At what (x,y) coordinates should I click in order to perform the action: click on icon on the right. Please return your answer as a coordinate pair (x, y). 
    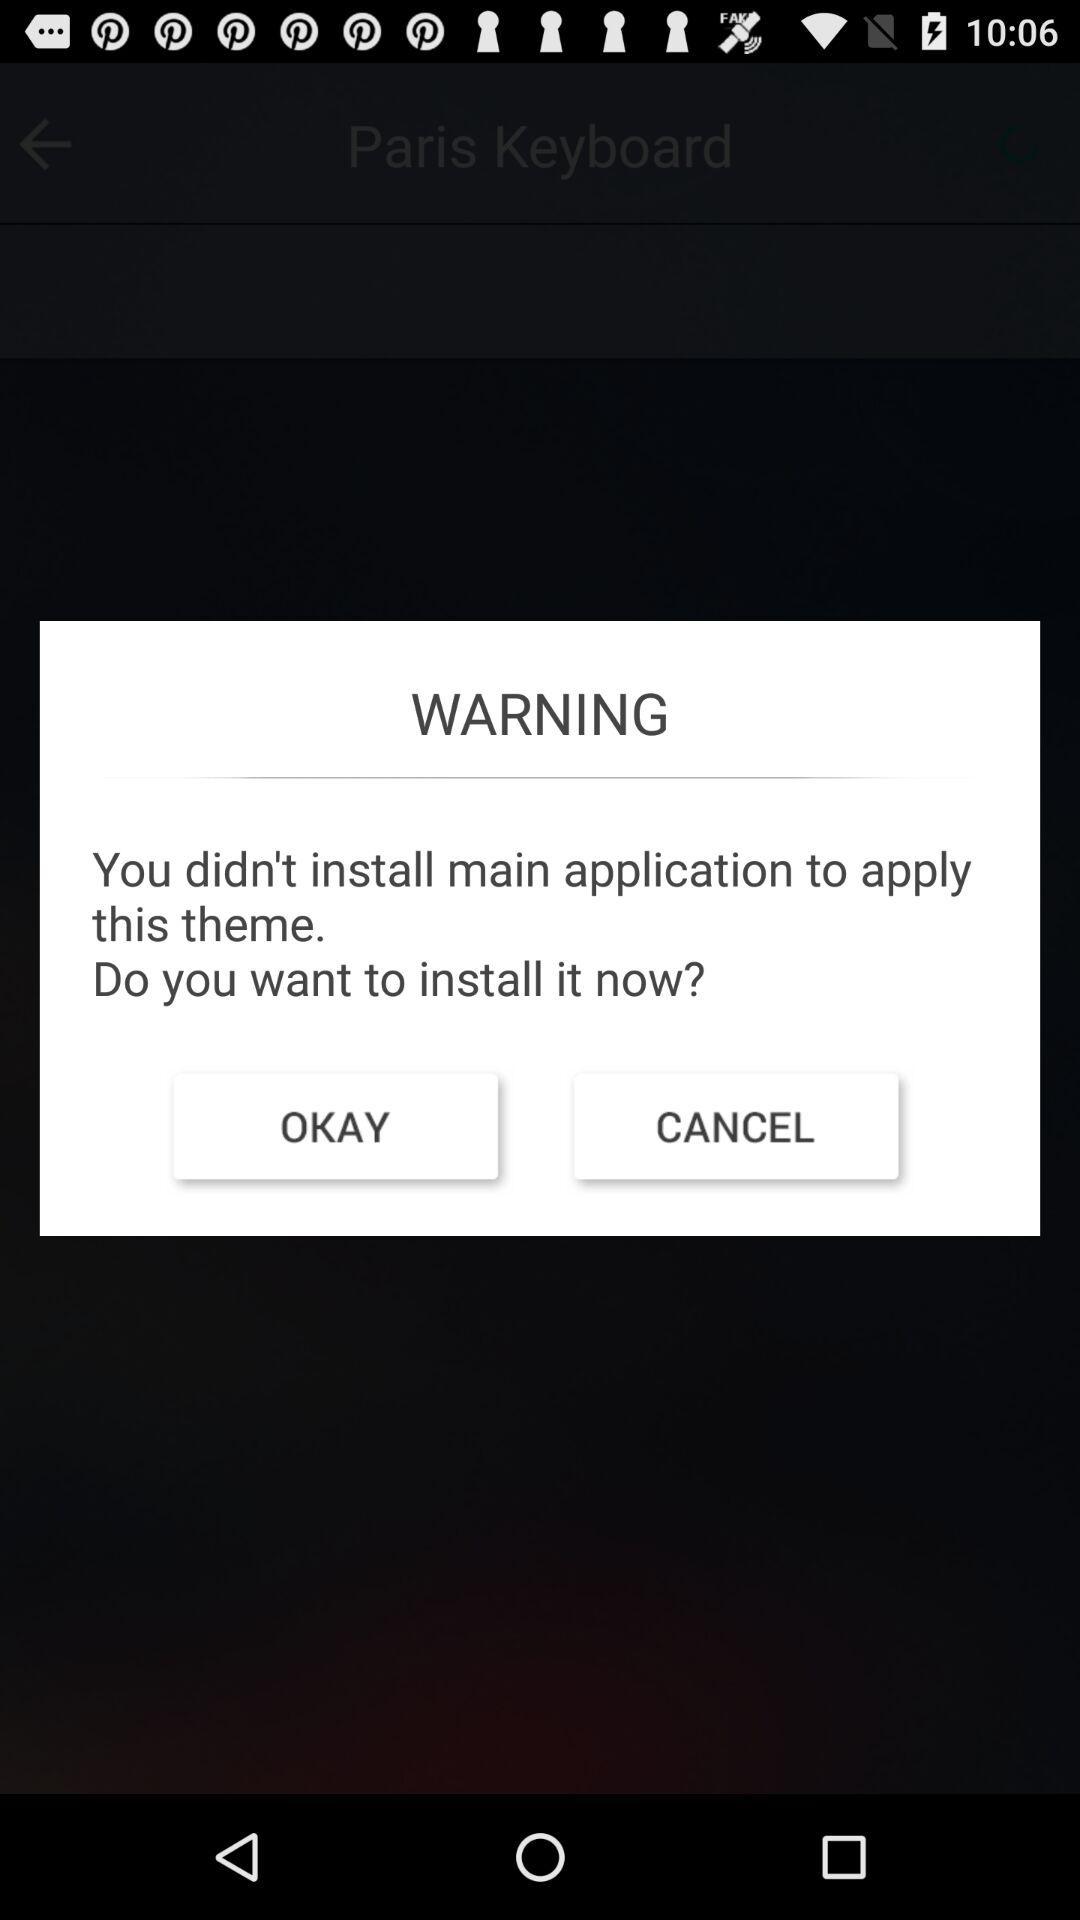
    Looking at the image, I should click on (740, 1131).